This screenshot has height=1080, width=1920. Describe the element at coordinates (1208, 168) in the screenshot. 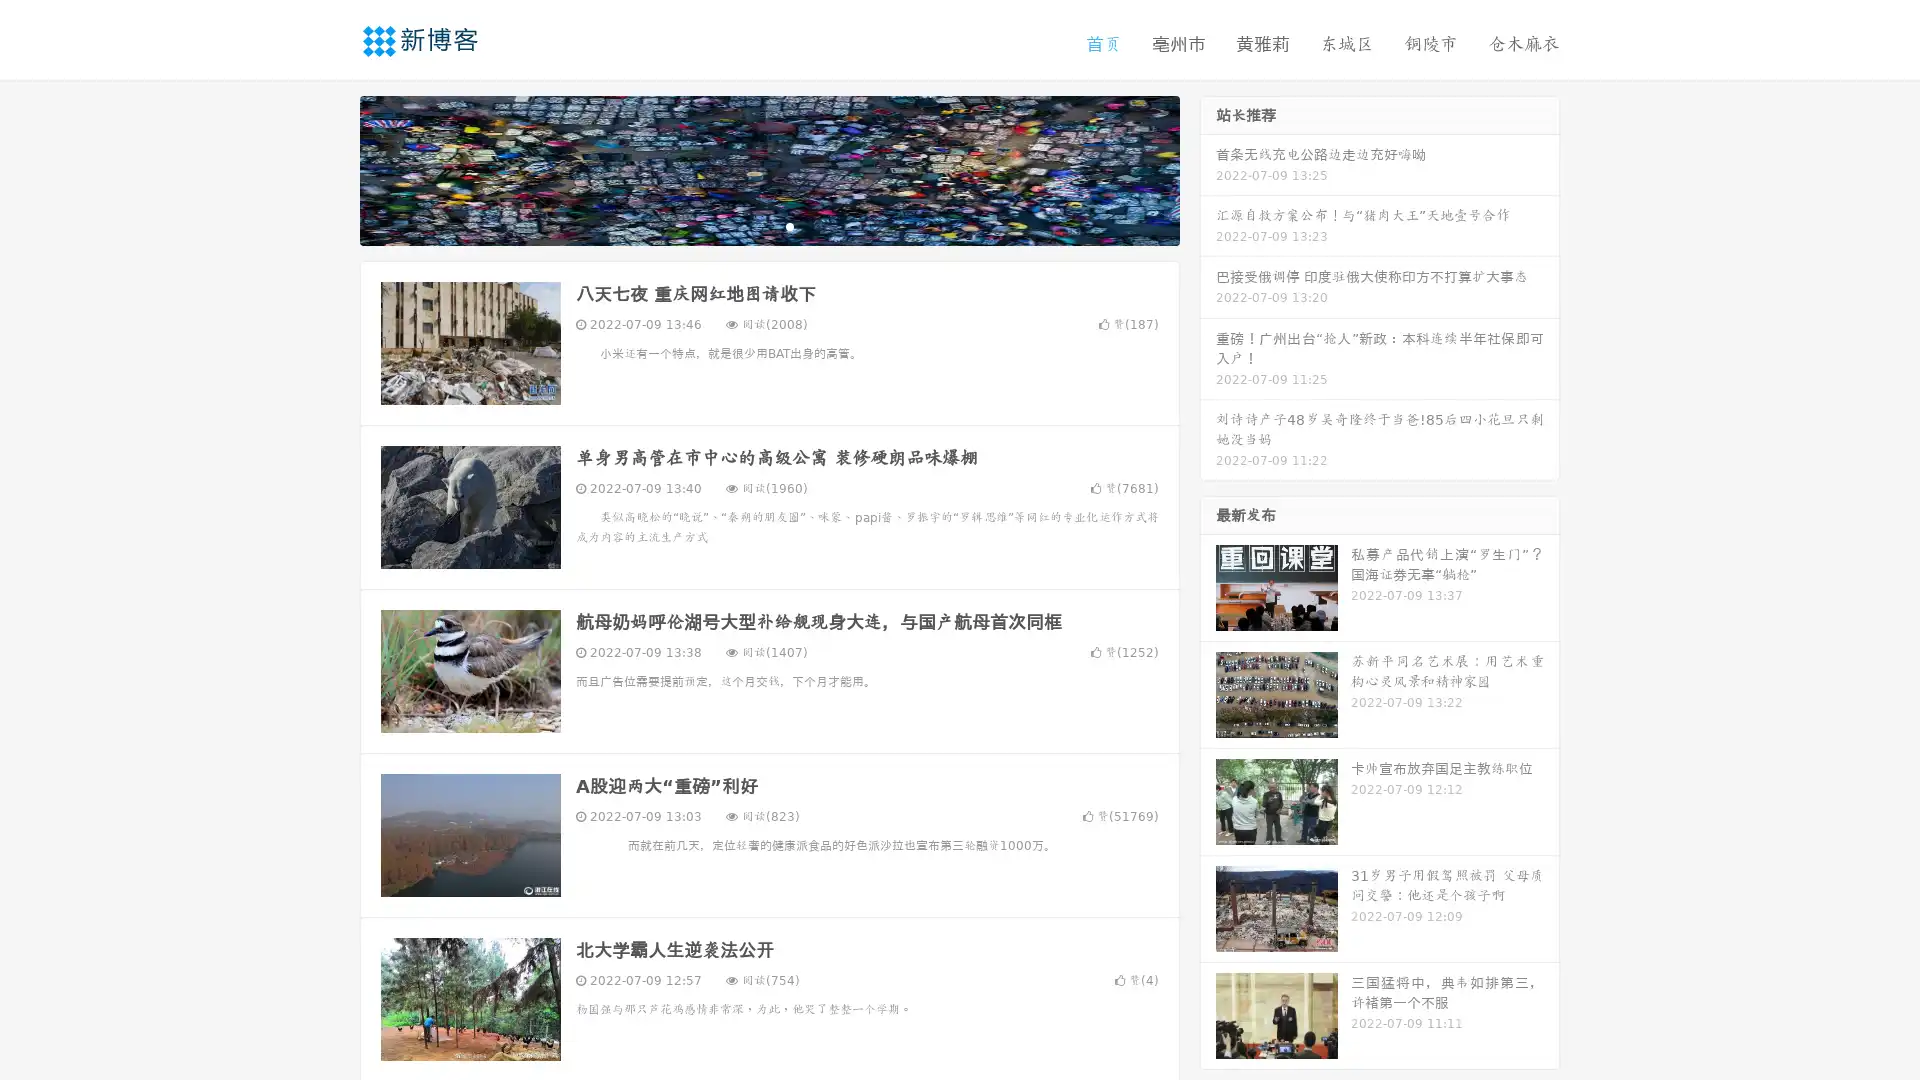

I see `Next slide` at that location.